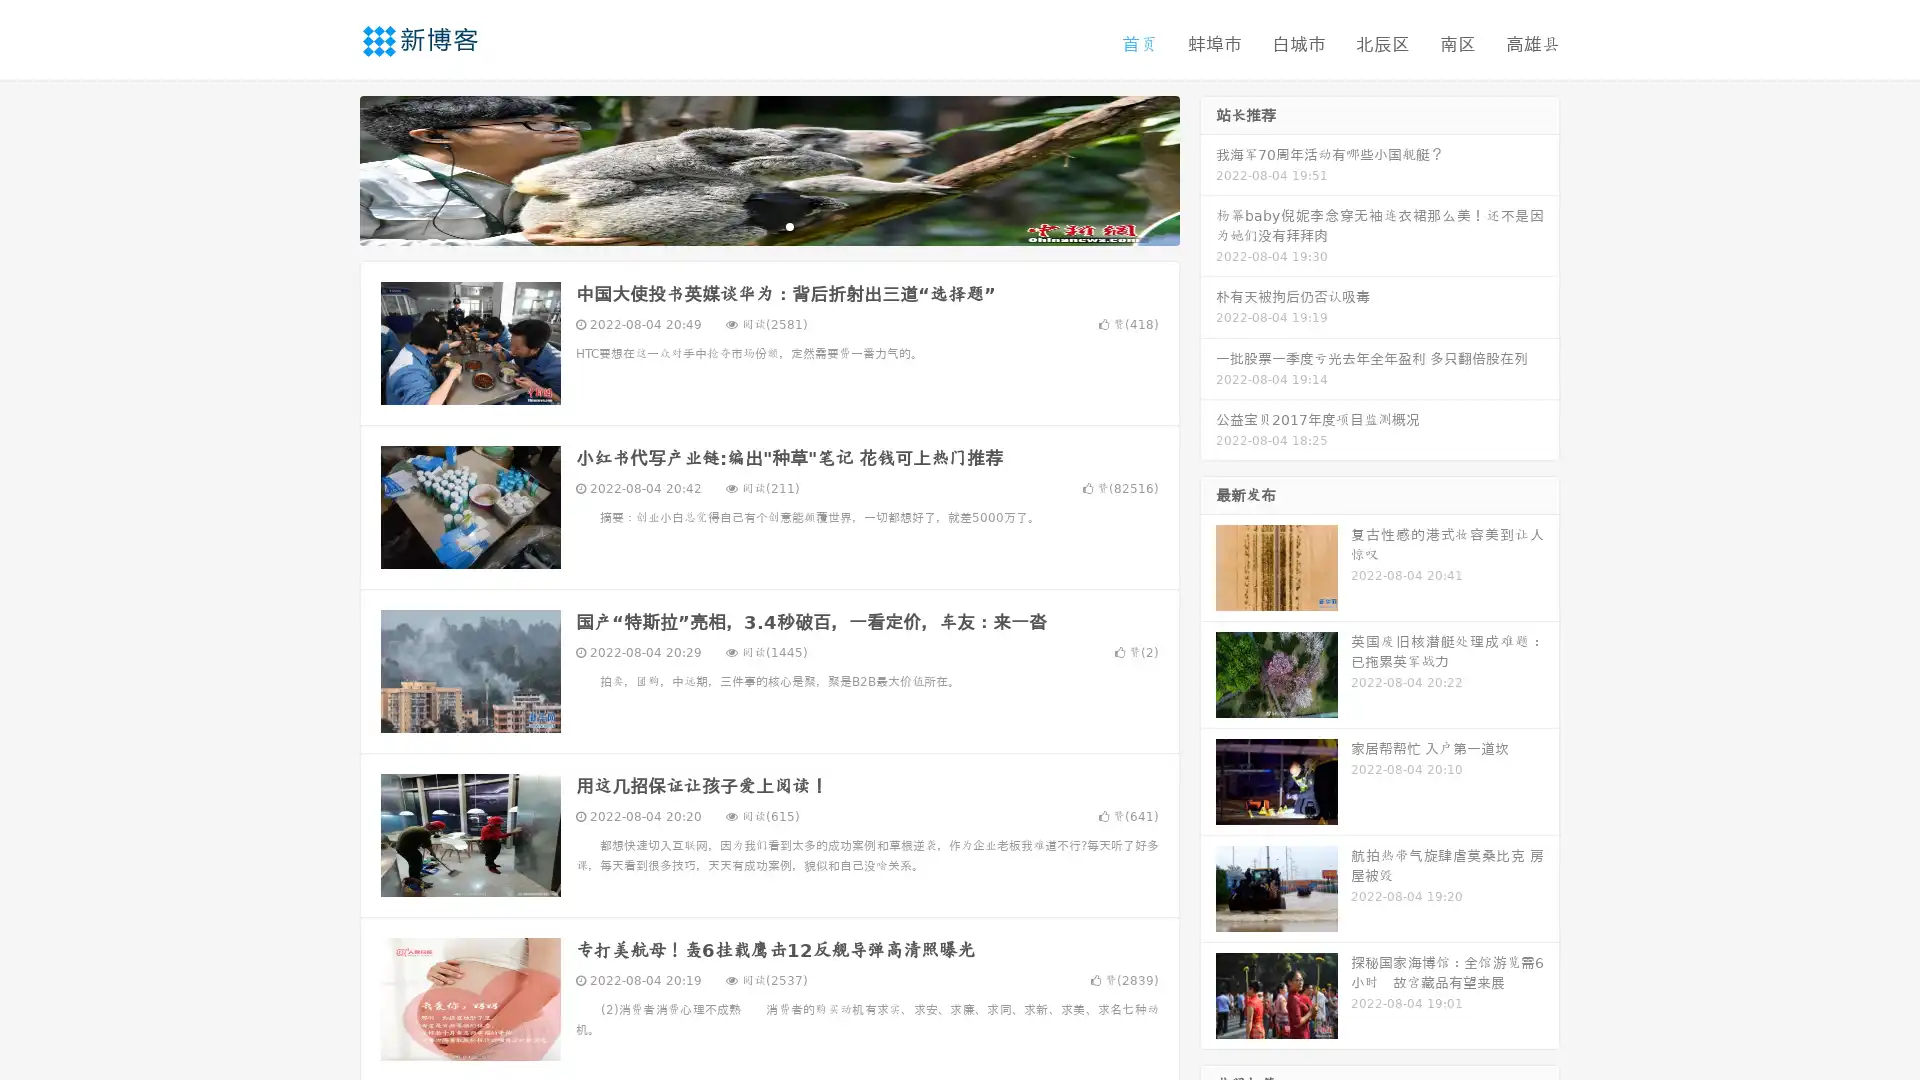 This screenshot has width=1920, height=1080. Describe the element at coordinates (768, 225) in the screenshot. I see `Go to slide 2` at that location.